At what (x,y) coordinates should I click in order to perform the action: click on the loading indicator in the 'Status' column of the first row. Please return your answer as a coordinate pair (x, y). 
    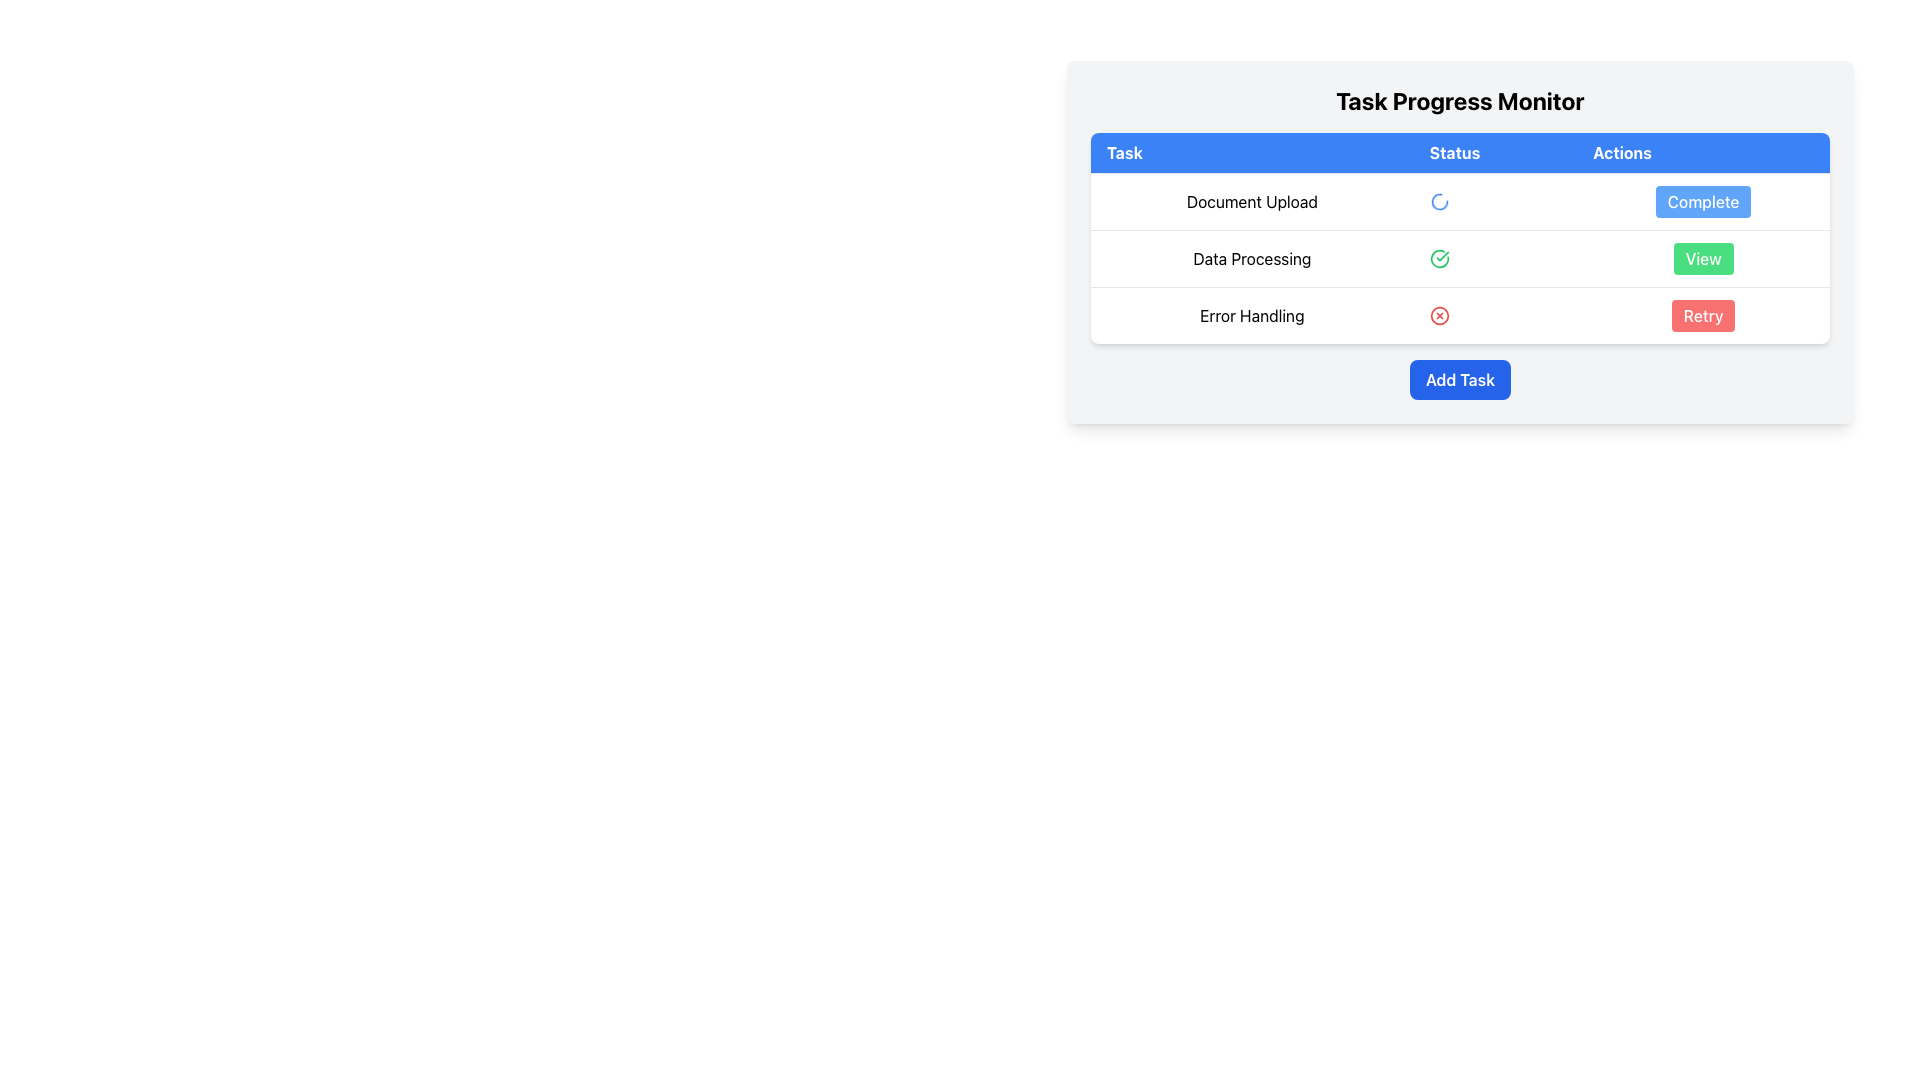
    Looking at the image, I should click on (1438, 201).